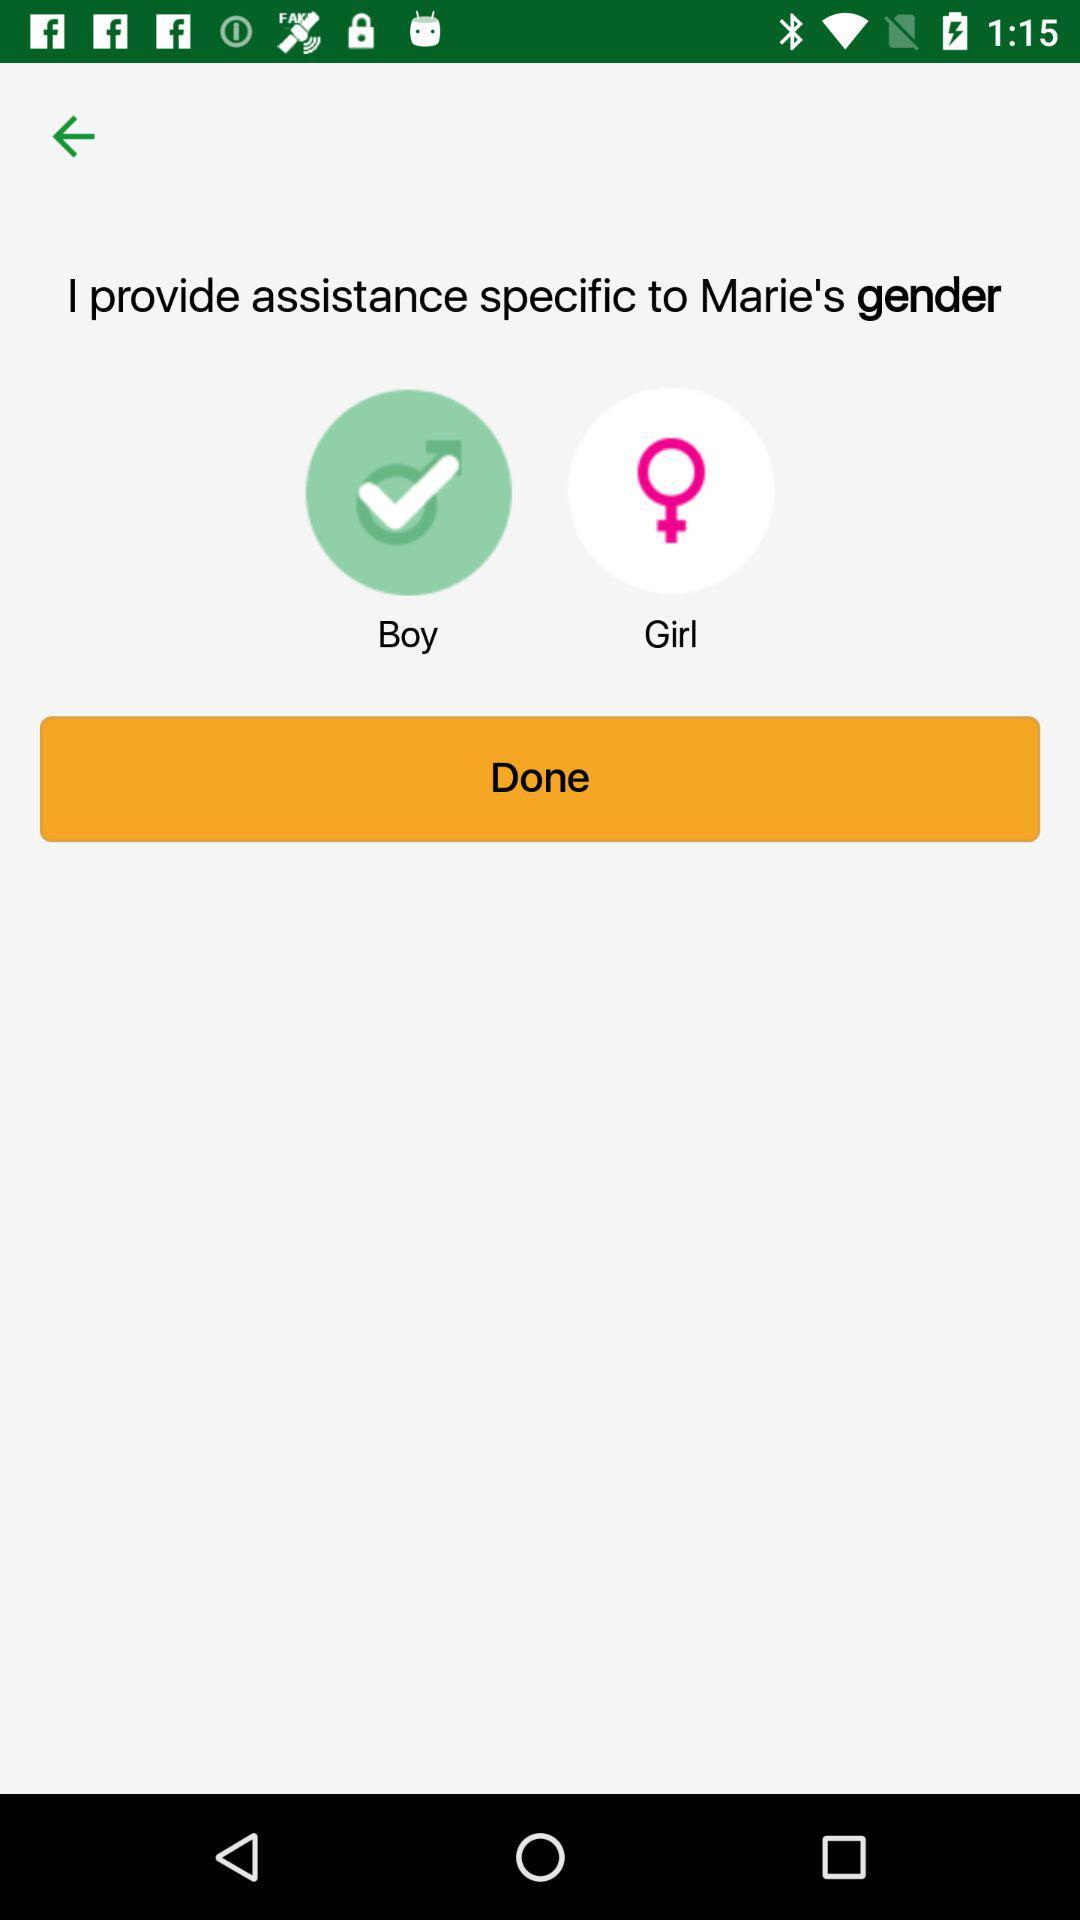  I want to click on the done icon, so click(540, 778).